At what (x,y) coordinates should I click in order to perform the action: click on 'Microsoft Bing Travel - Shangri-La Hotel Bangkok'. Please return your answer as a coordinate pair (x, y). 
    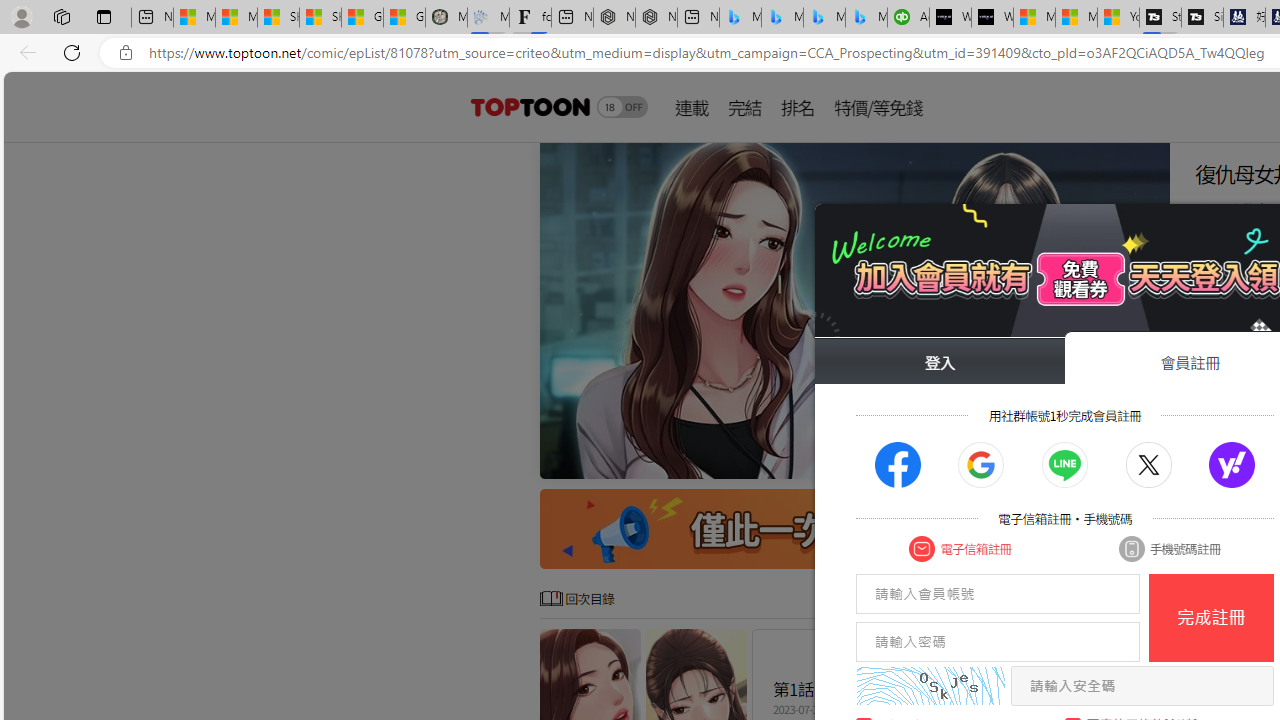
    Looking at the image, I should click on (866, 17).